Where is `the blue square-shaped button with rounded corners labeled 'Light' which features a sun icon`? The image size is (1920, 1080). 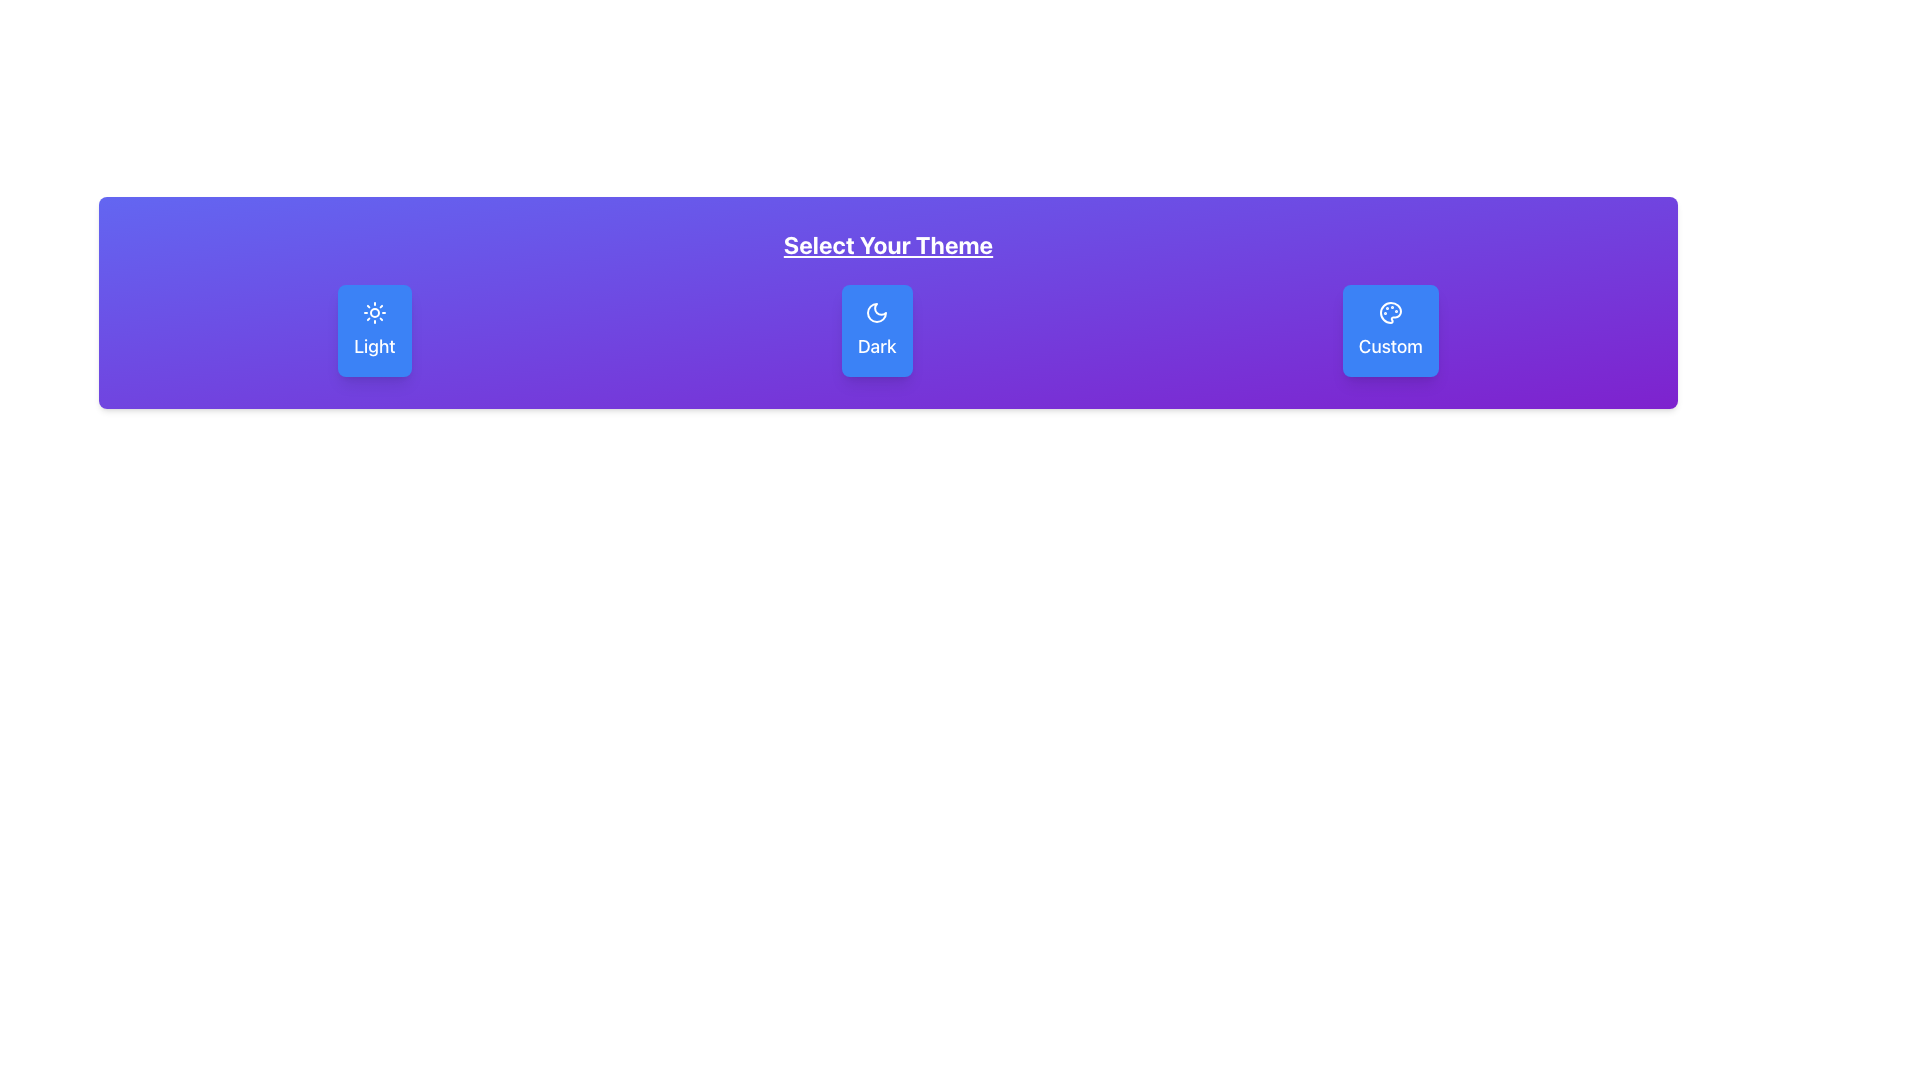
the blue square-shaped button with rounded corners labeled 'Light' which features a sun icon is located at coordinates (374, 330).